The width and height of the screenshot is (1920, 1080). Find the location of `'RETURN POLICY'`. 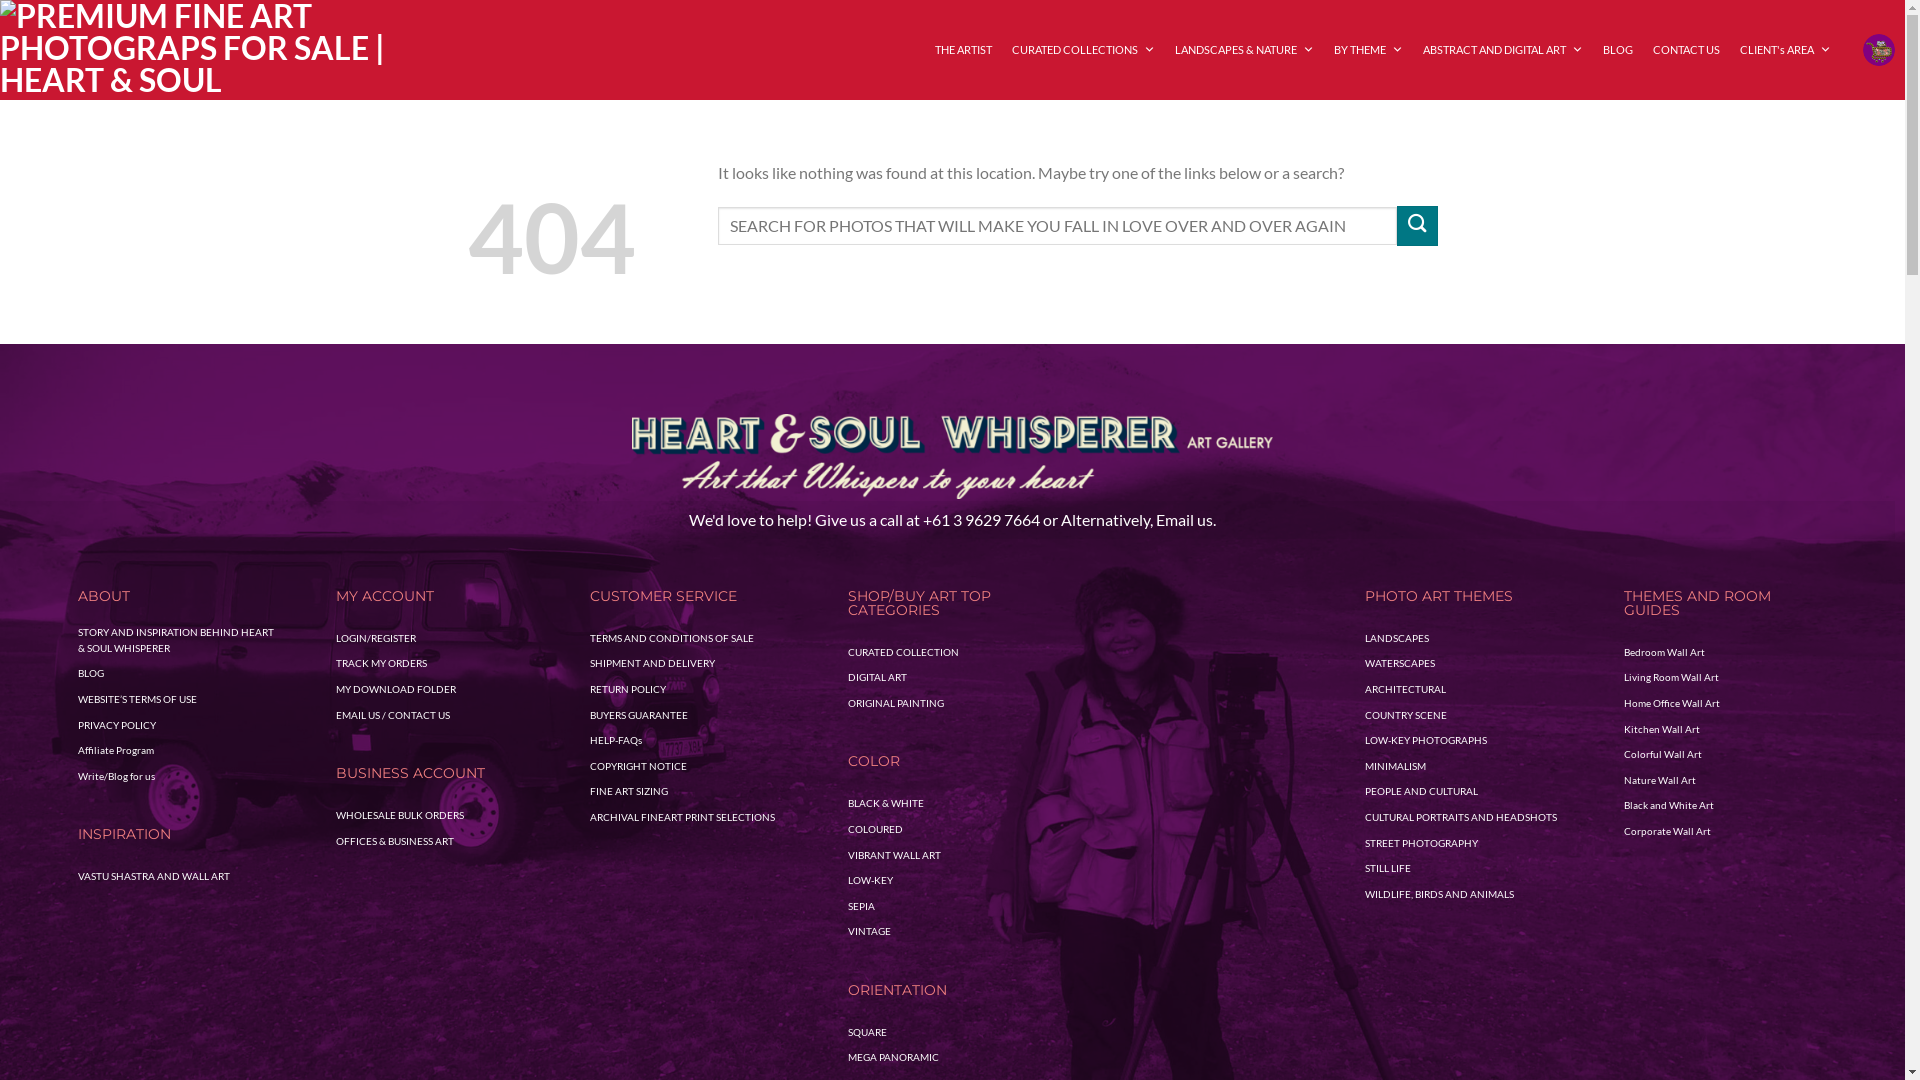

'RETURN POLICY' is located at coordinates (589, 688).